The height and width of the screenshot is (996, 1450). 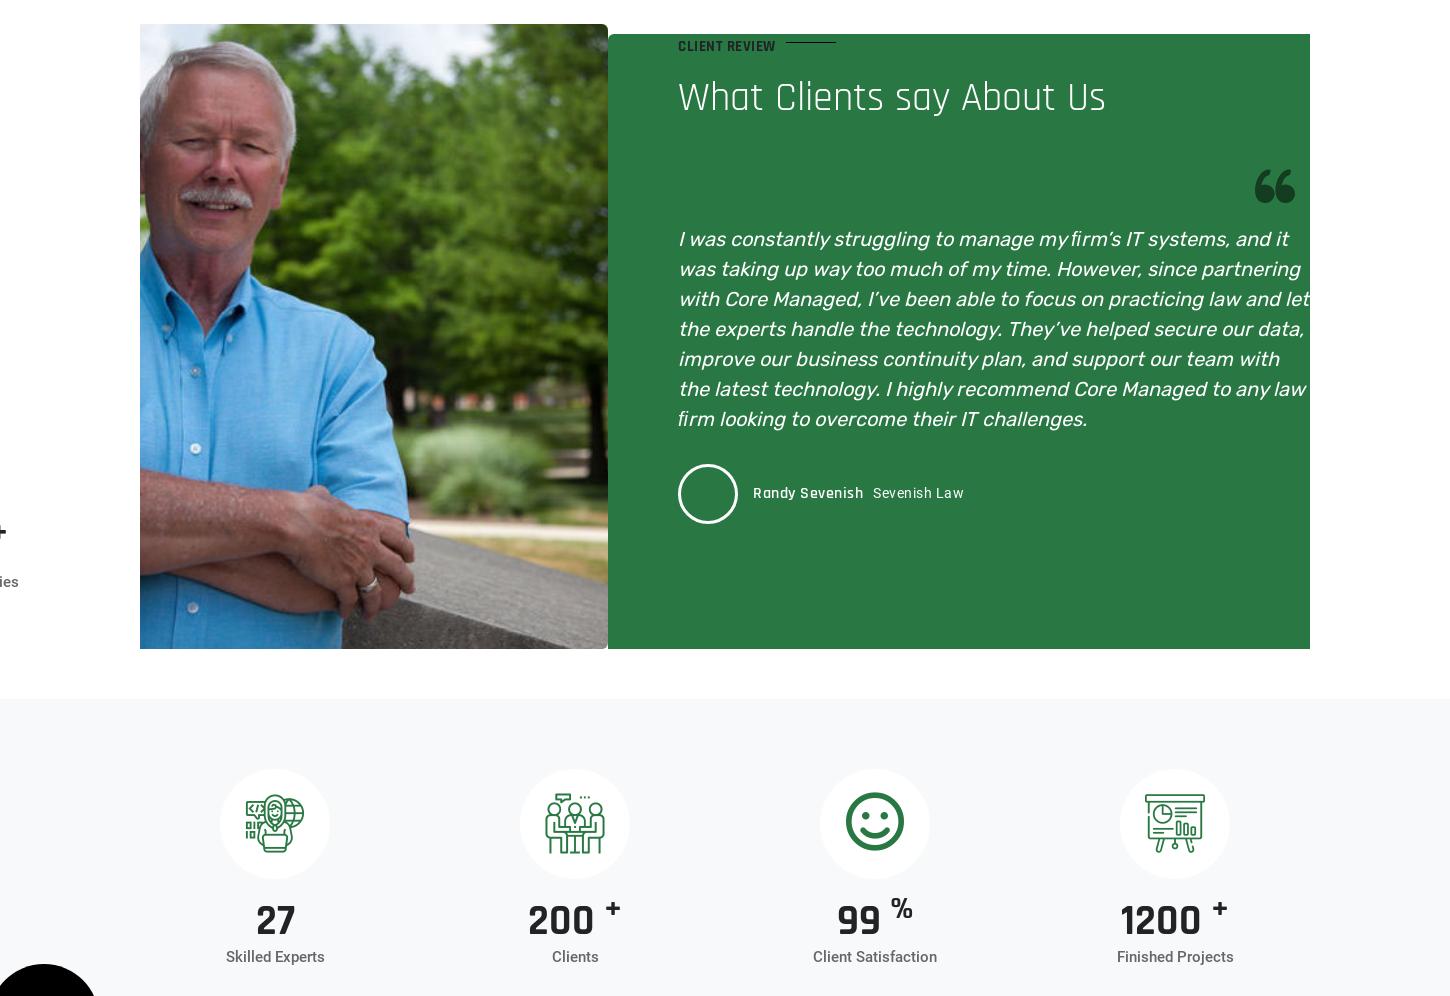 What do you see at coordinates (274, 954) in the screenshot?
I see `'Skilled Experts'` at bounding box center [274, 954].